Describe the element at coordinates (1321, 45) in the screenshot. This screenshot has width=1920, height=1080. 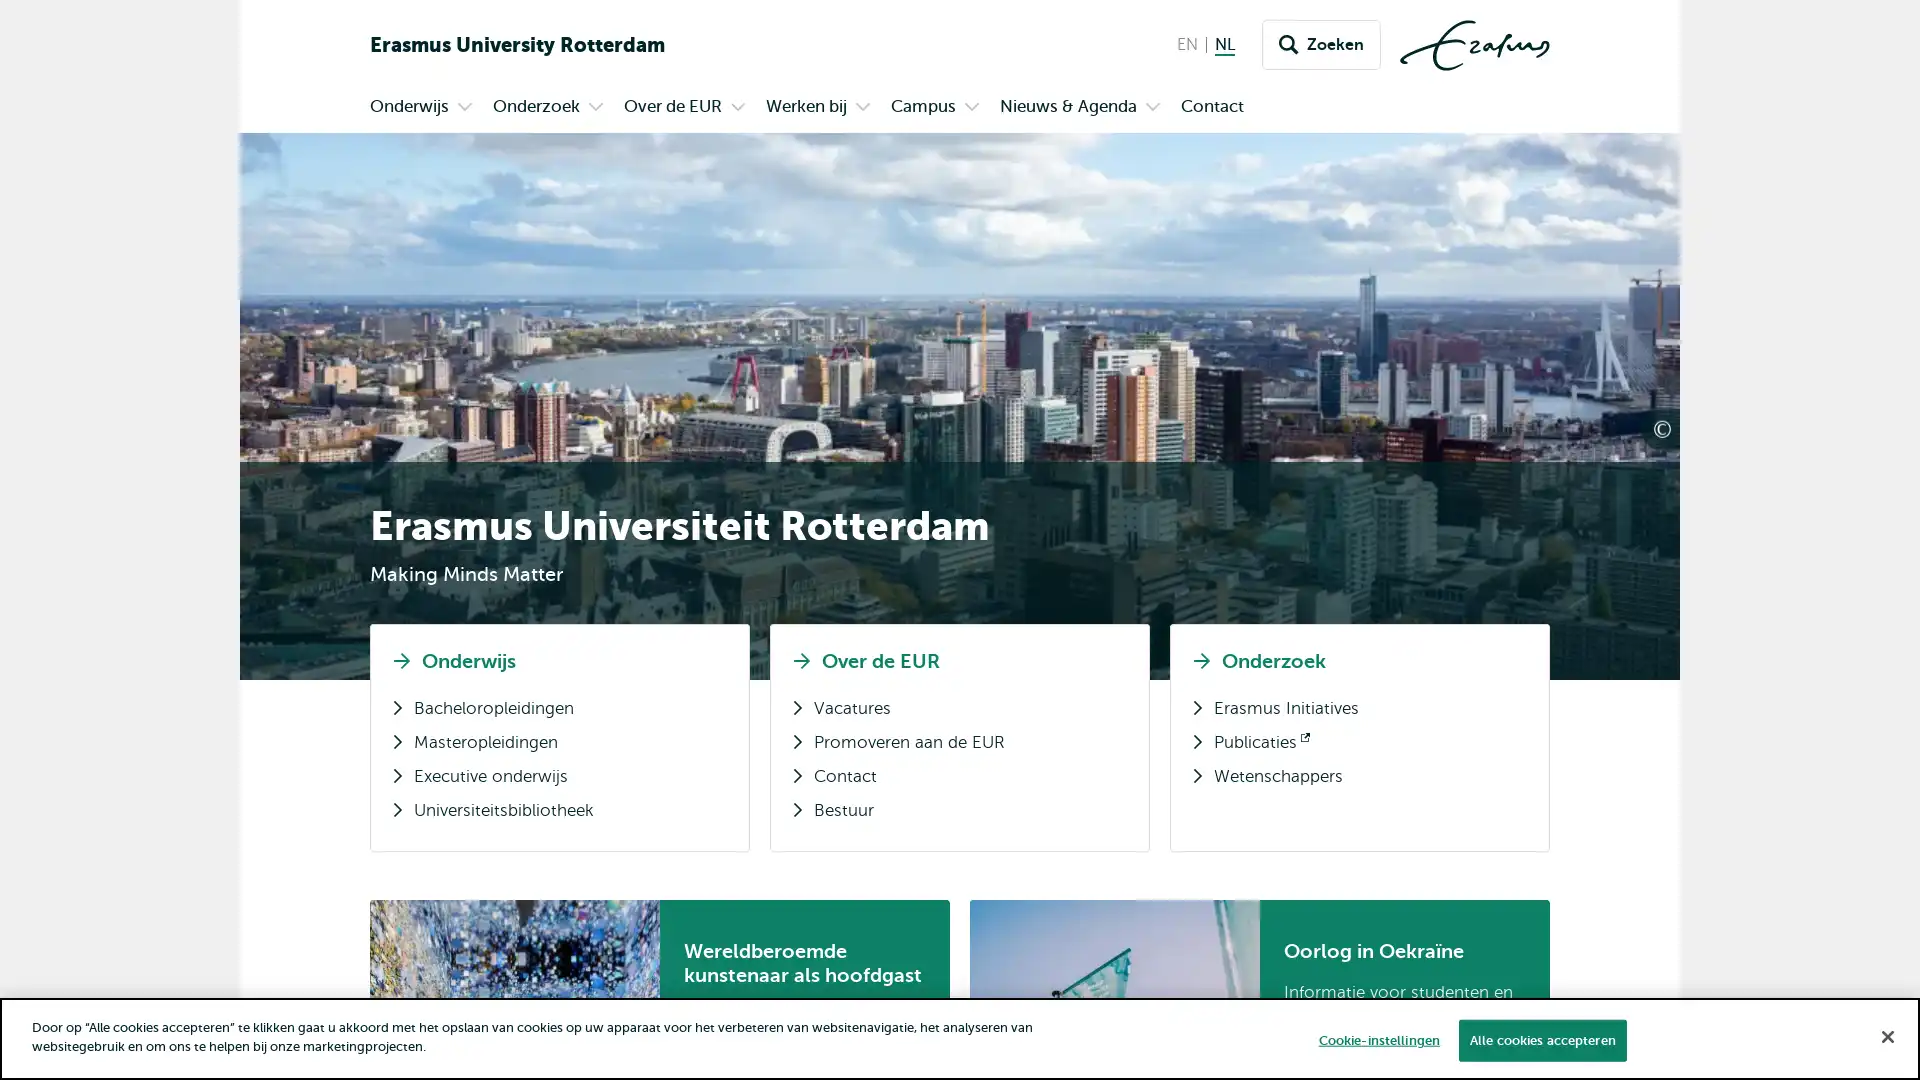
I see `Zoeken` at that location.